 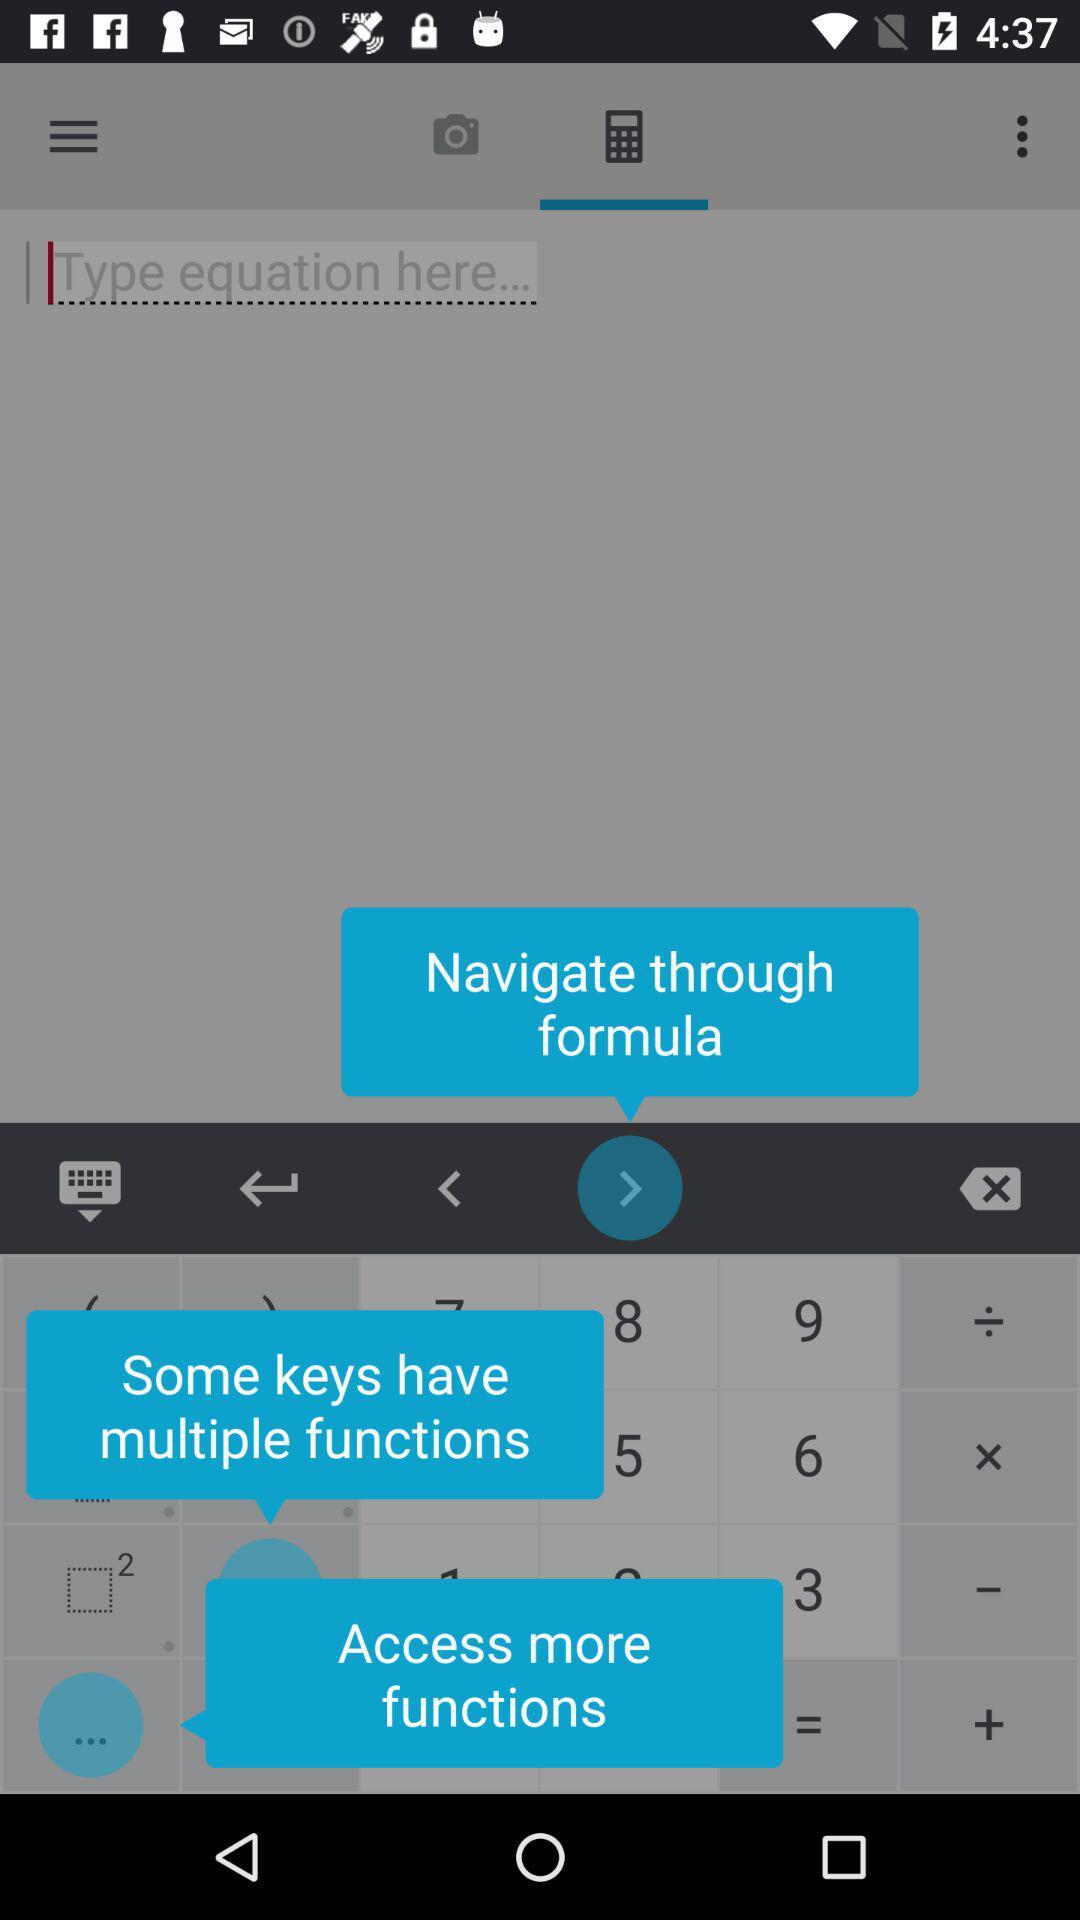 What do you see at coordinates (450, 1188) in the screenshot?
I see `before` at bounding box center [450, 1188].